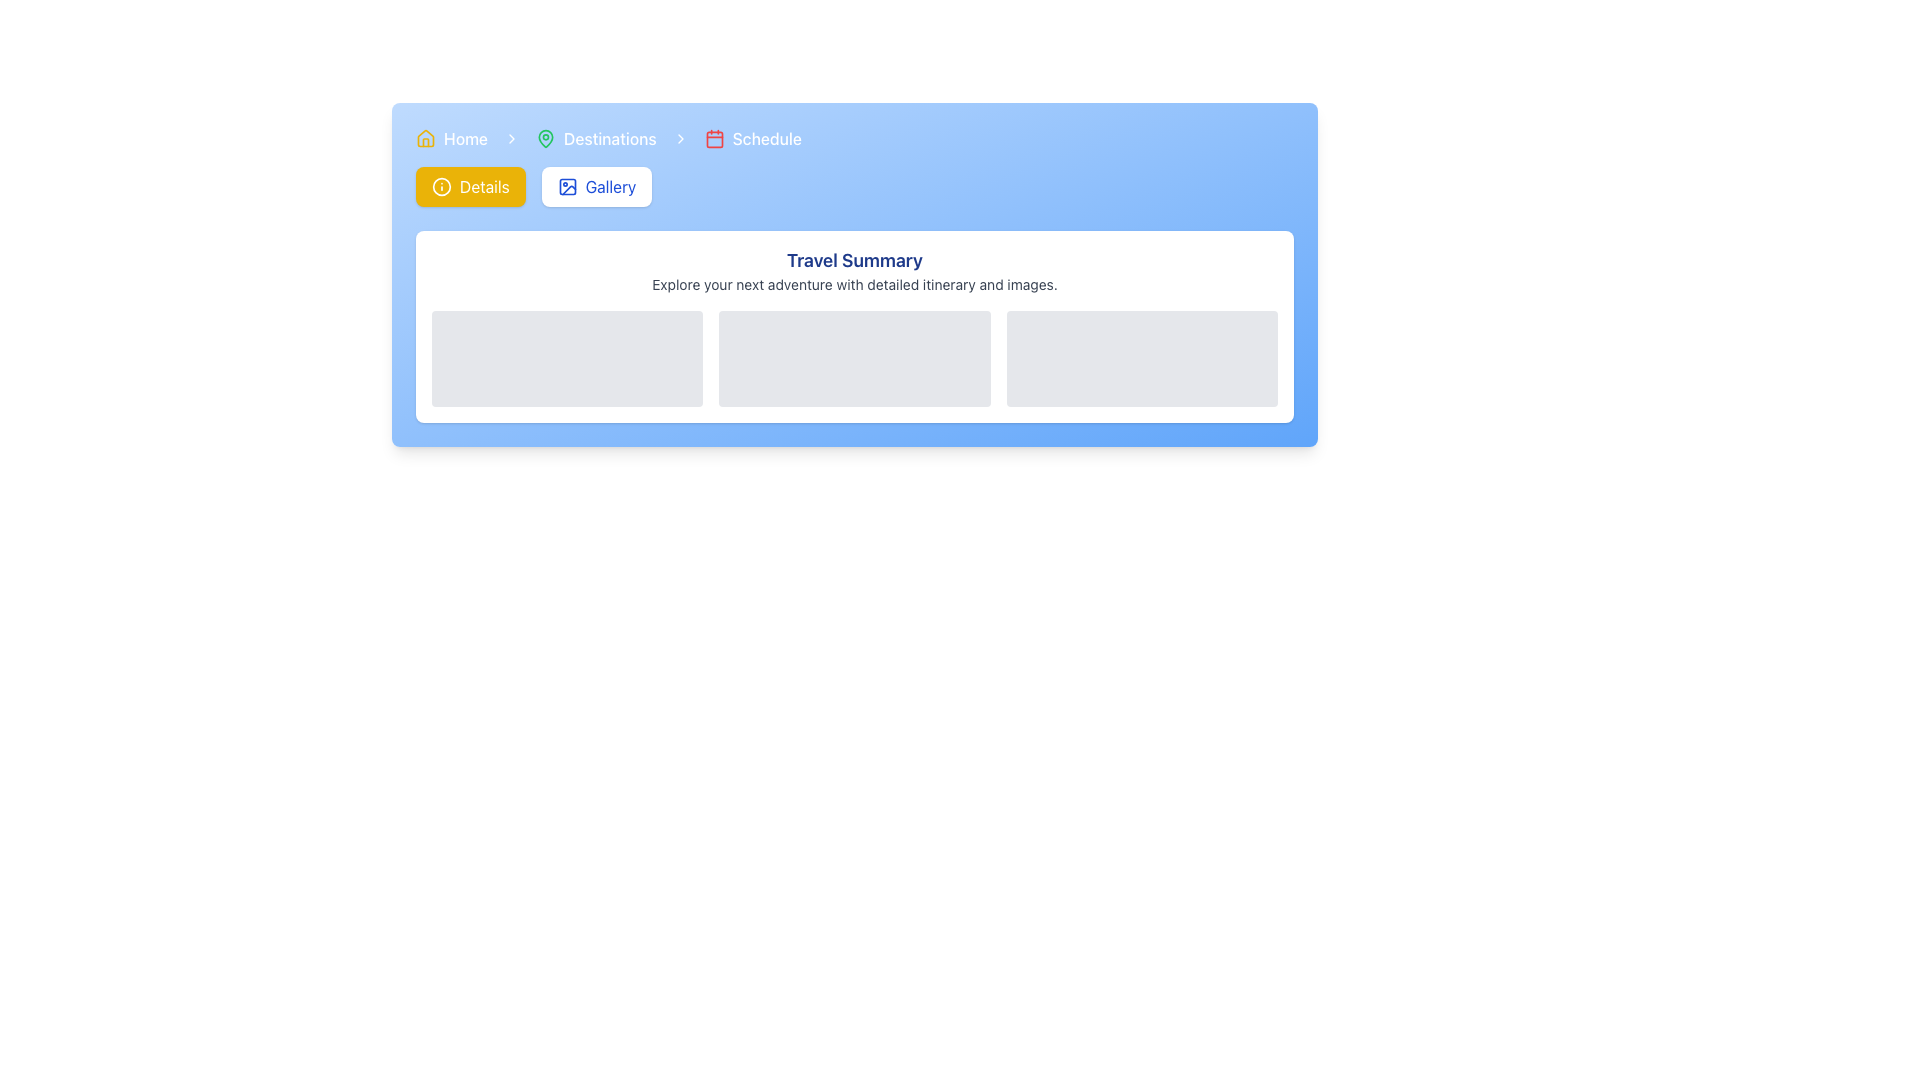 Image resolution: width=1920 pixels, height=1080 pixels. I want to click on the red calendar icon located in the breadcrumb navigation bar, which is positioned to the left of the 'Schedule' text label, so click(714, 137).